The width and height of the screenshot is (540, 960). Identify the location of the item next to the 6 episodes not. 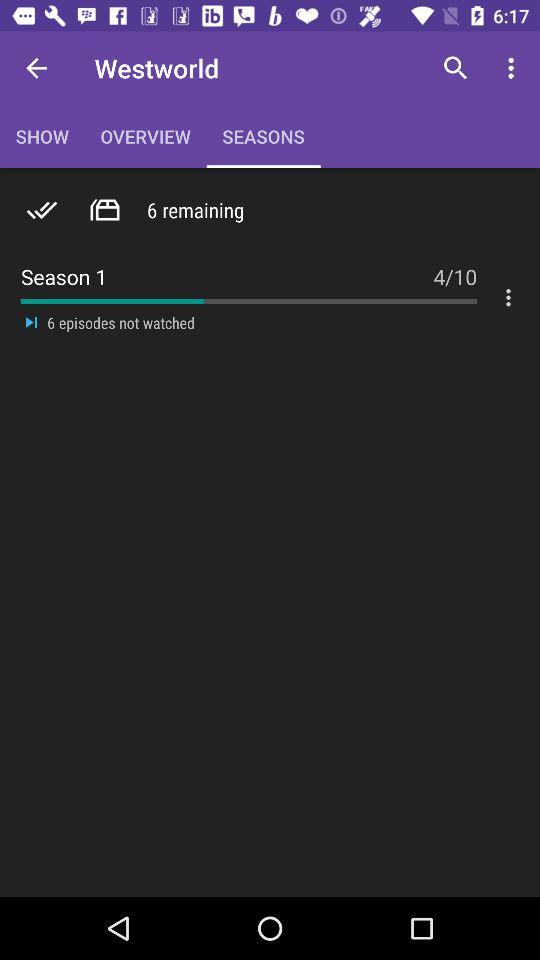
(30, 322).